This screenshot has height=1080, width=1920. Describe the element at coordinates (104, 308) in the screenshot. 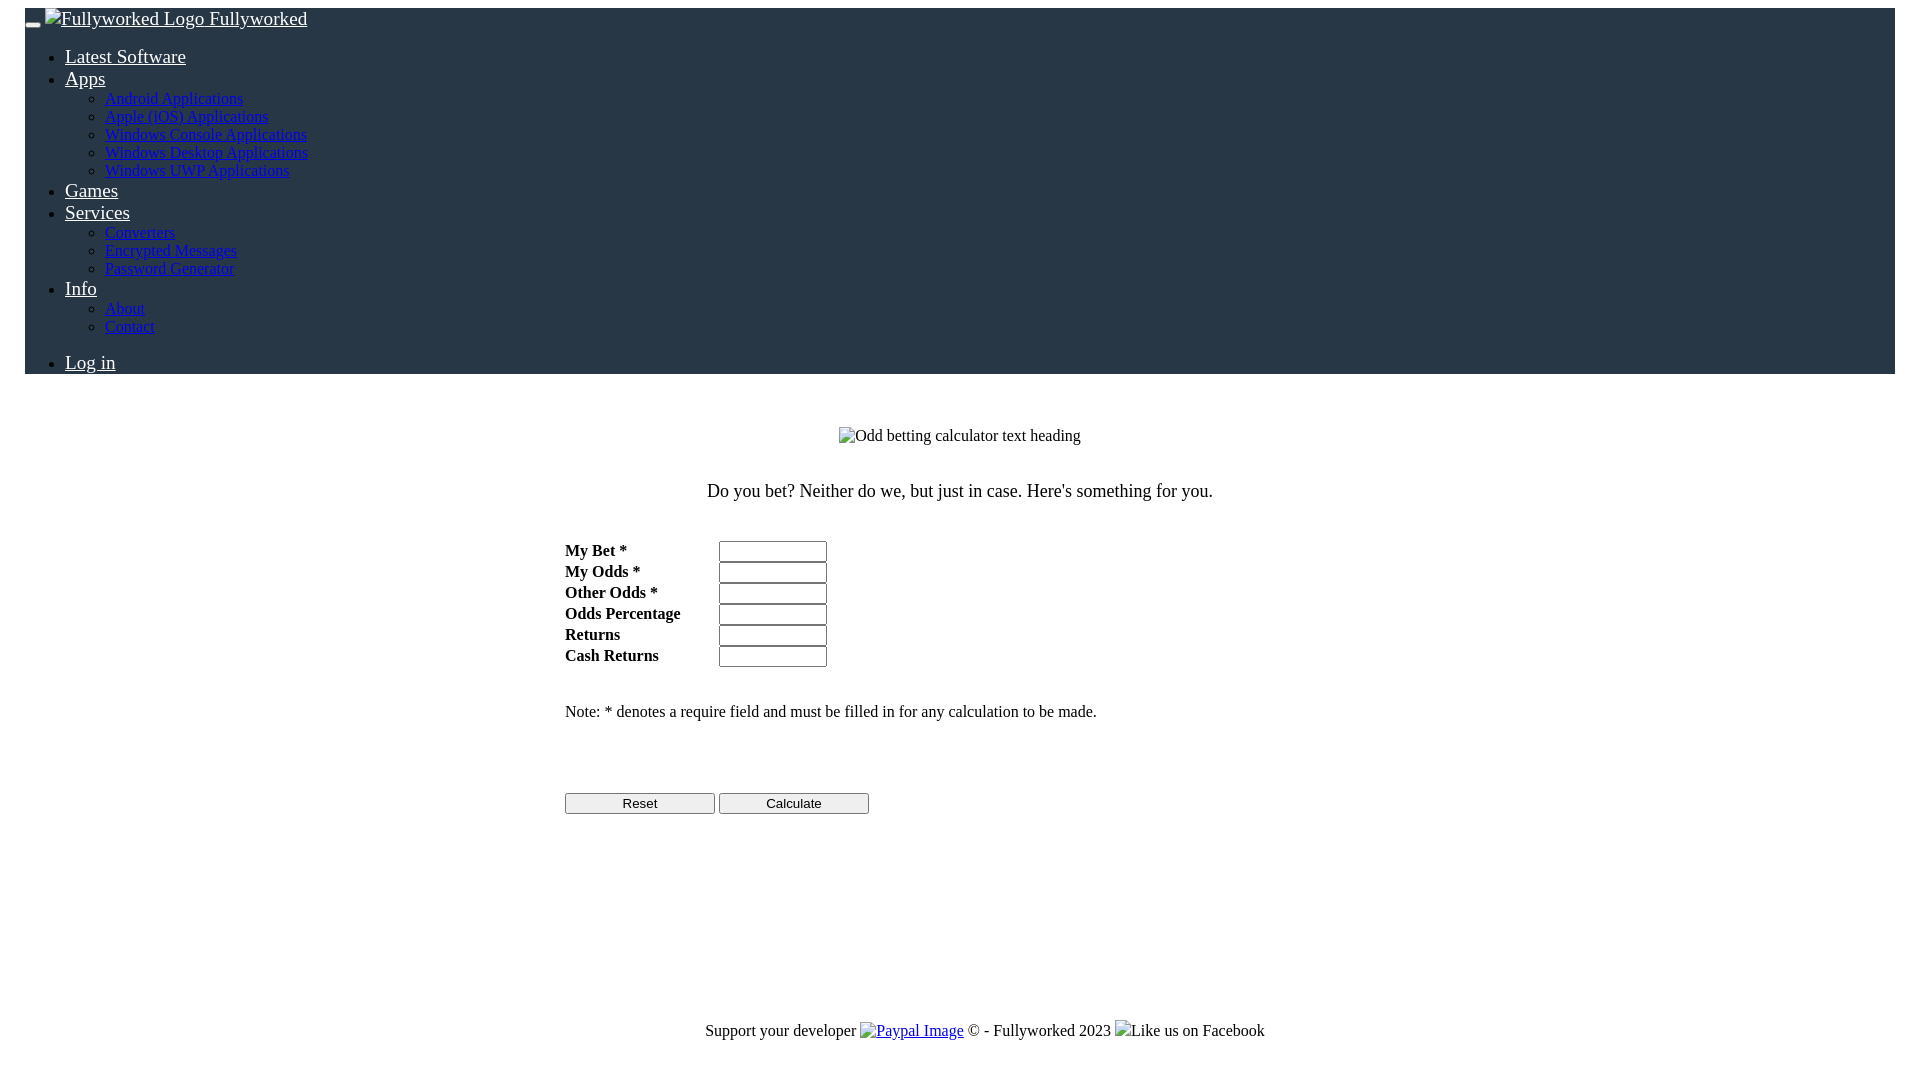

I see `'About'` at that location.